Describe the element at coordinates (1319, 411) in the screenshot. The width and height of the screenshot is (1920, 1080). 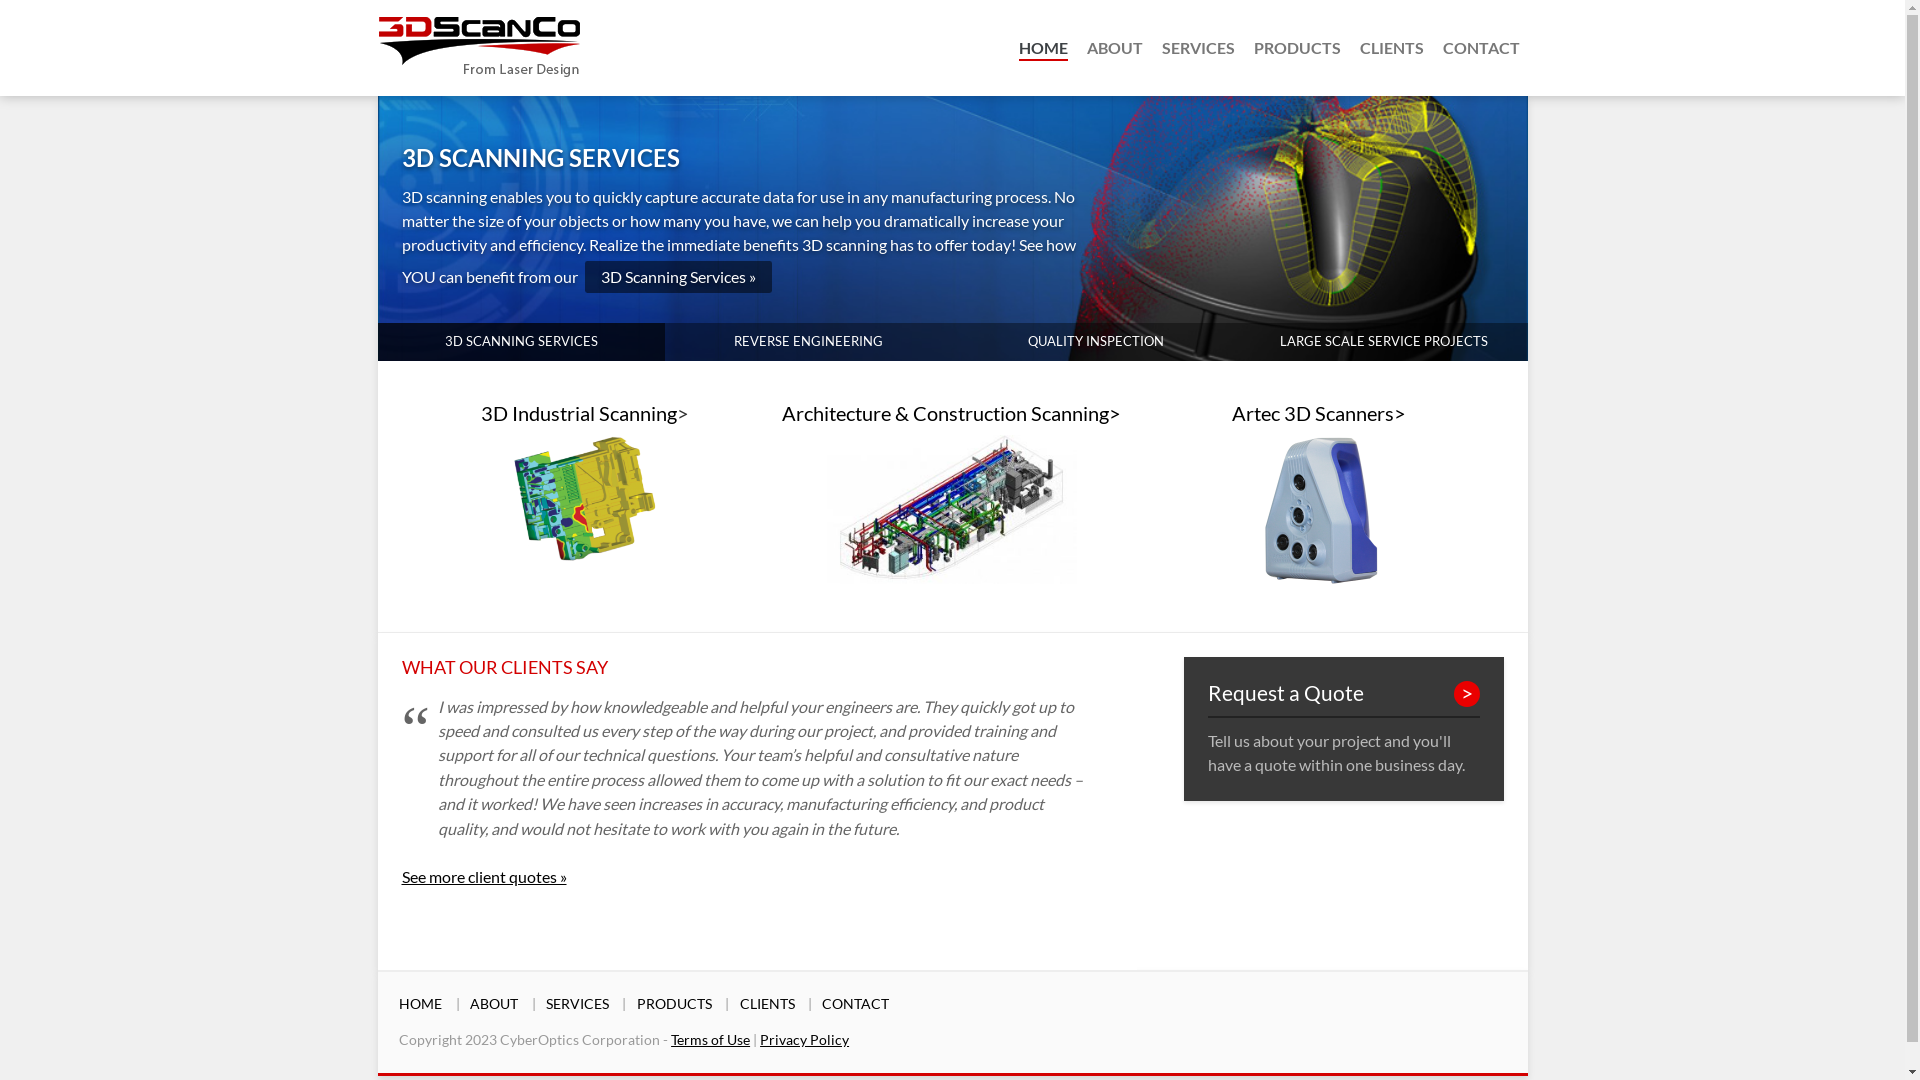
I see `'Artec 3D Scanners>'` at that location.